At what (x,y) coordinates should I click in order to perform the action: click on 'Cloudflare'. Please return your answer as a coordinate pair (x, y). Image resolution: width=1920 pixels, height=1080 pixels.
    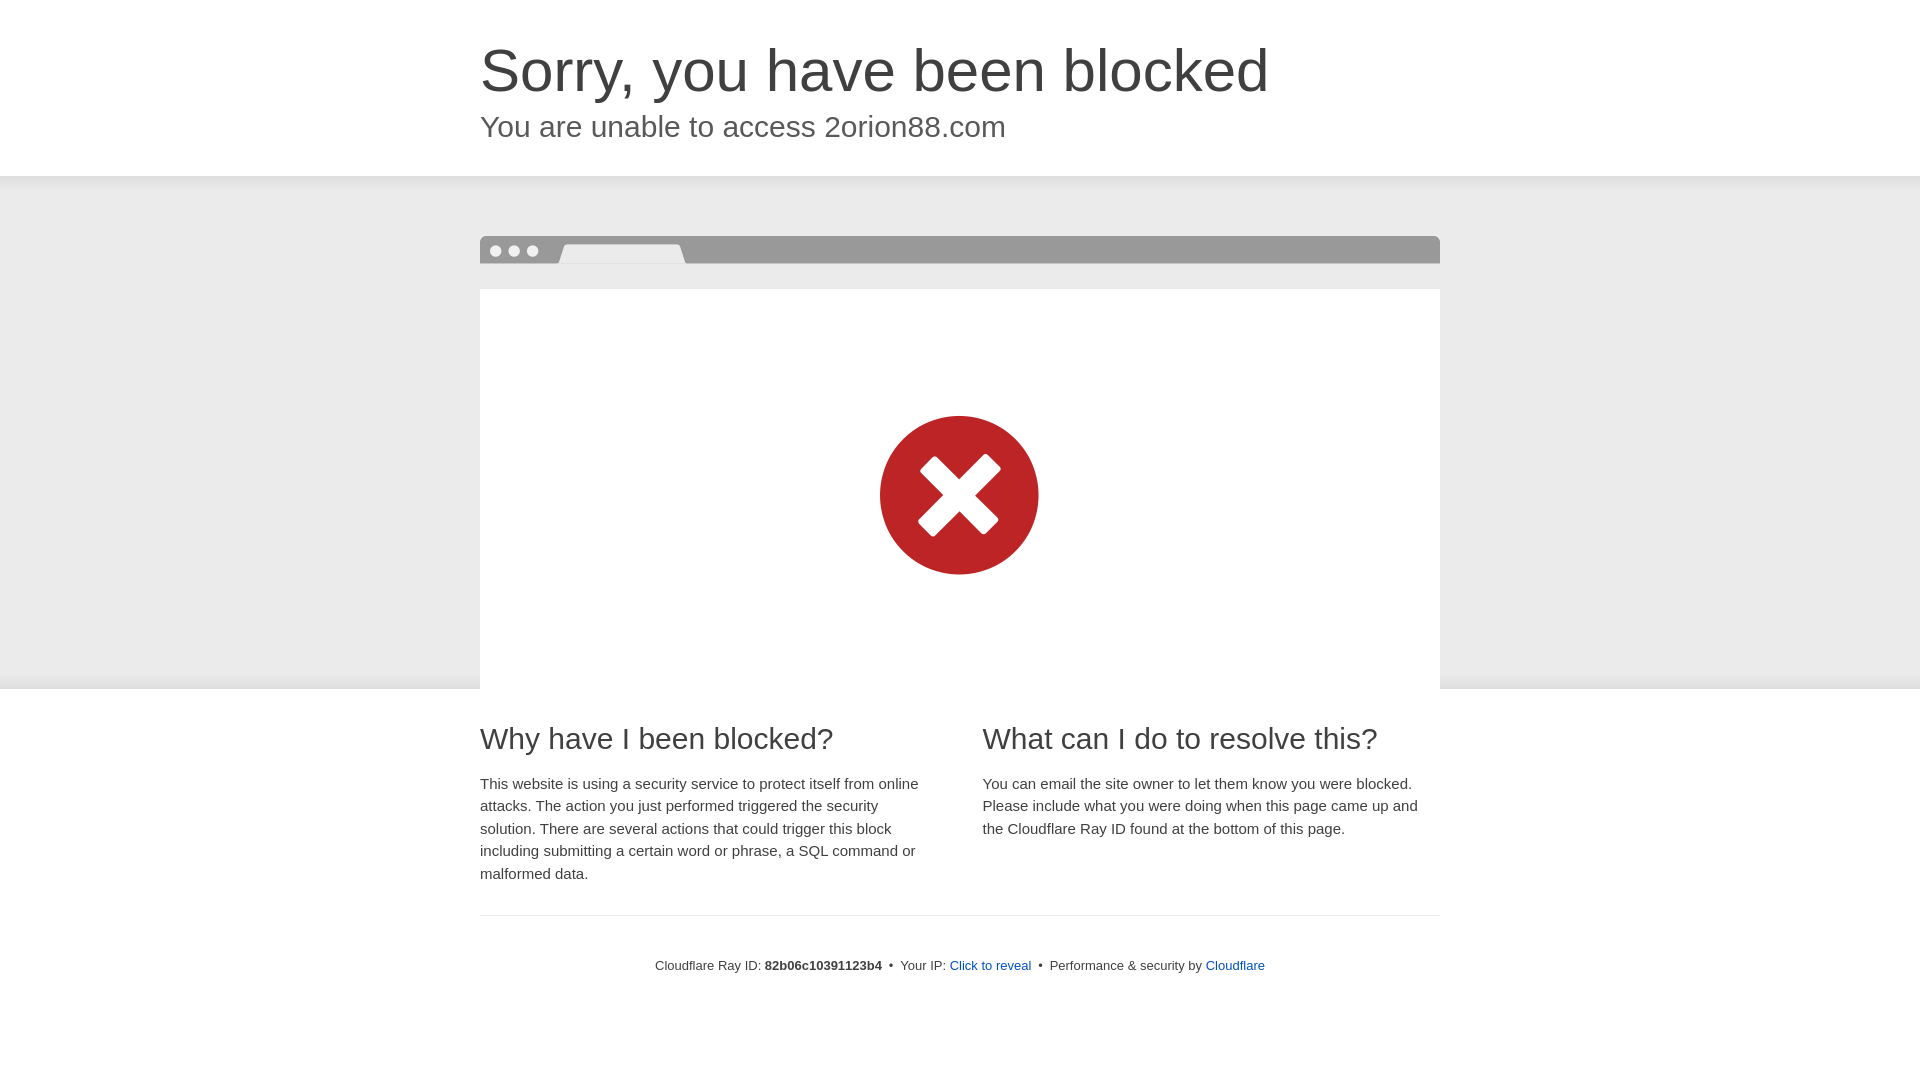
    Looking at the image, I should click on (1234, 964).